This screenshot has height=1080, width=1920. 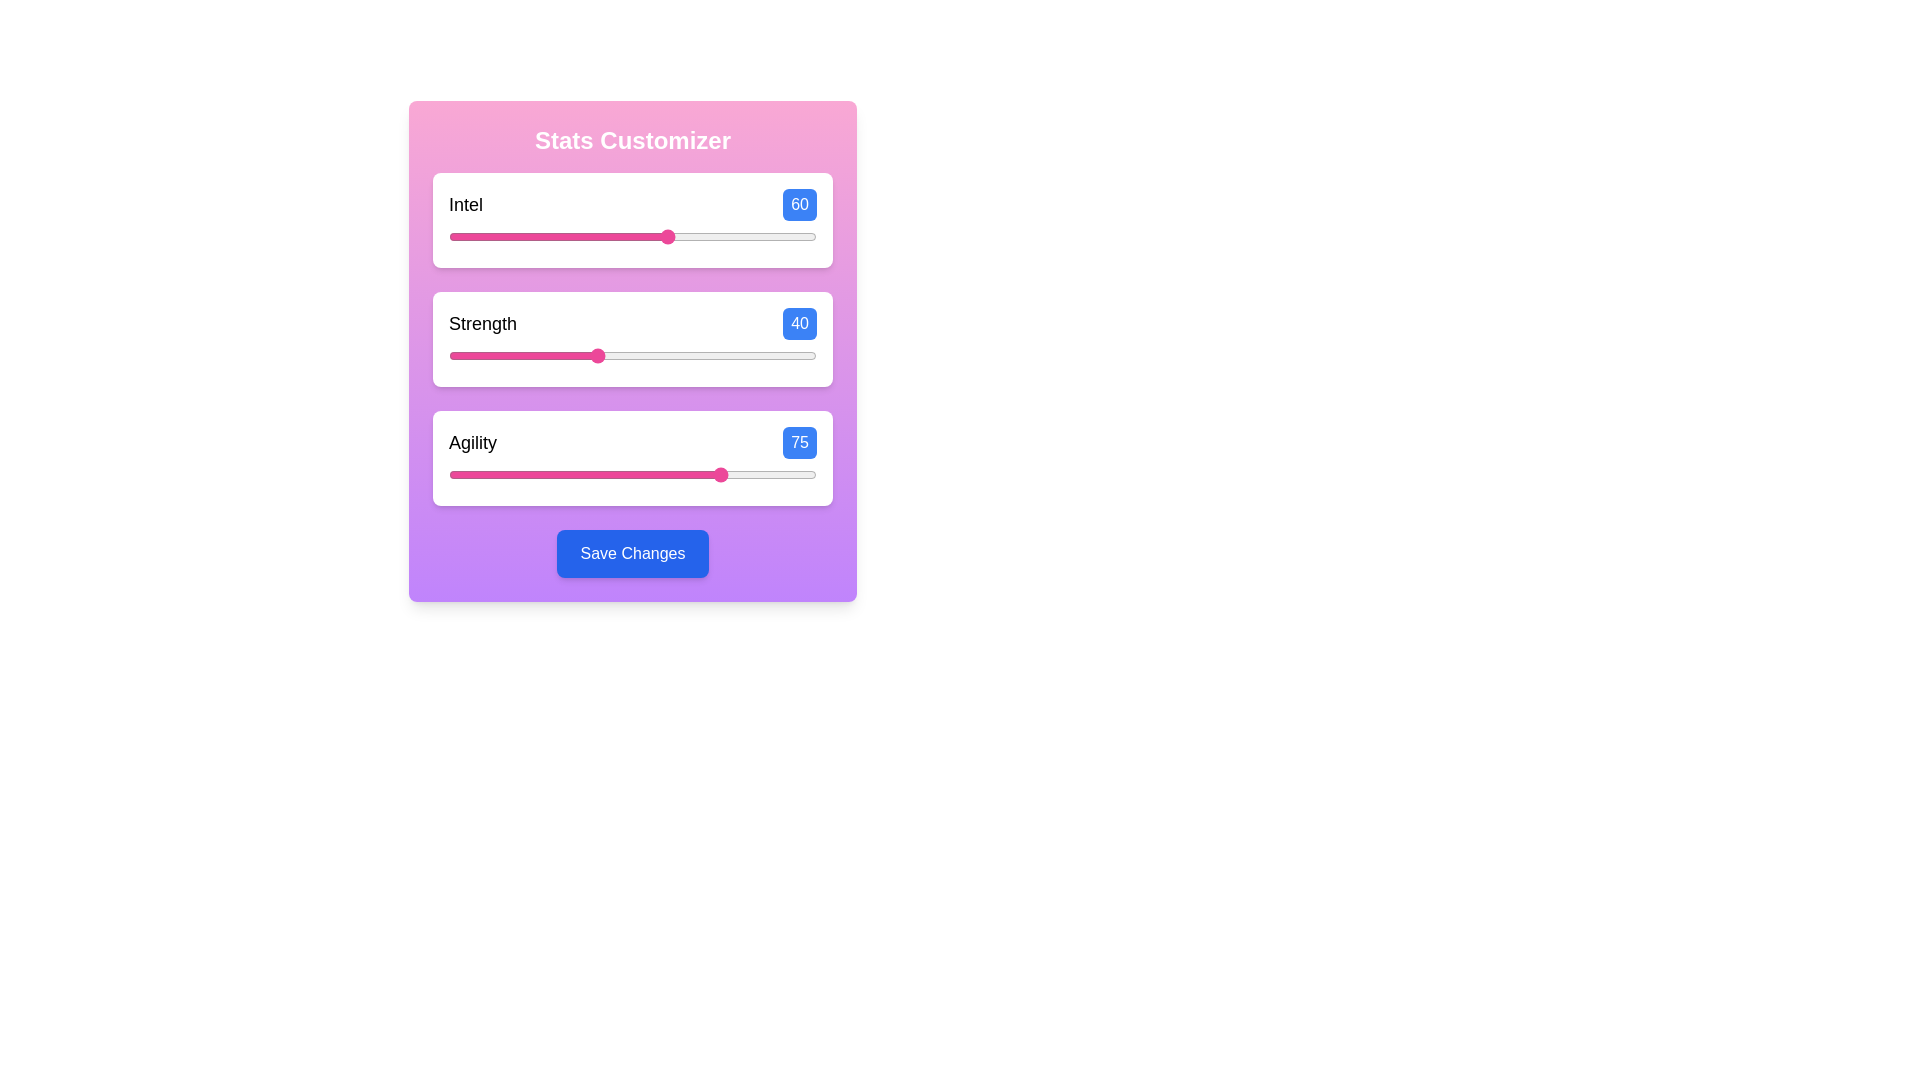 I want to click on the intelligence attribute, so click(x=533, y=235).